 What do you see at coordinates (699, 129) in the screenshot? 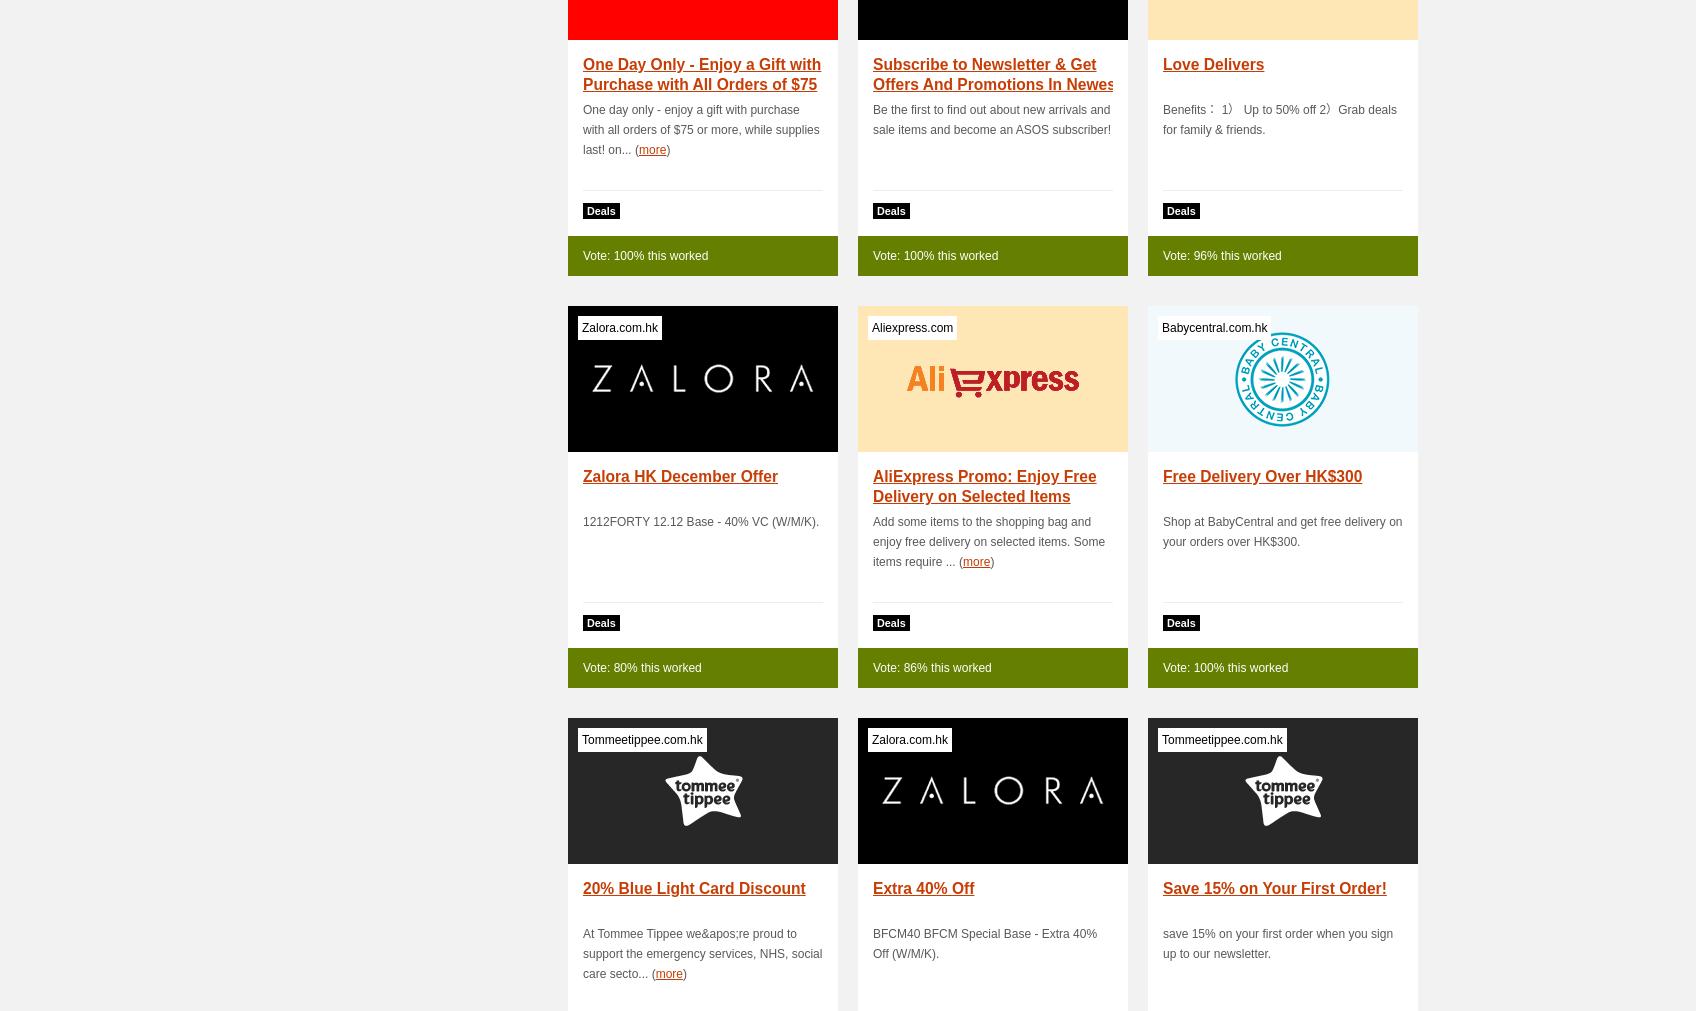
I see `'One day only - enjoy a gift with purchase with all orders of $75 or more, while supplies last! on... ('` at bounding box center [699, 129].